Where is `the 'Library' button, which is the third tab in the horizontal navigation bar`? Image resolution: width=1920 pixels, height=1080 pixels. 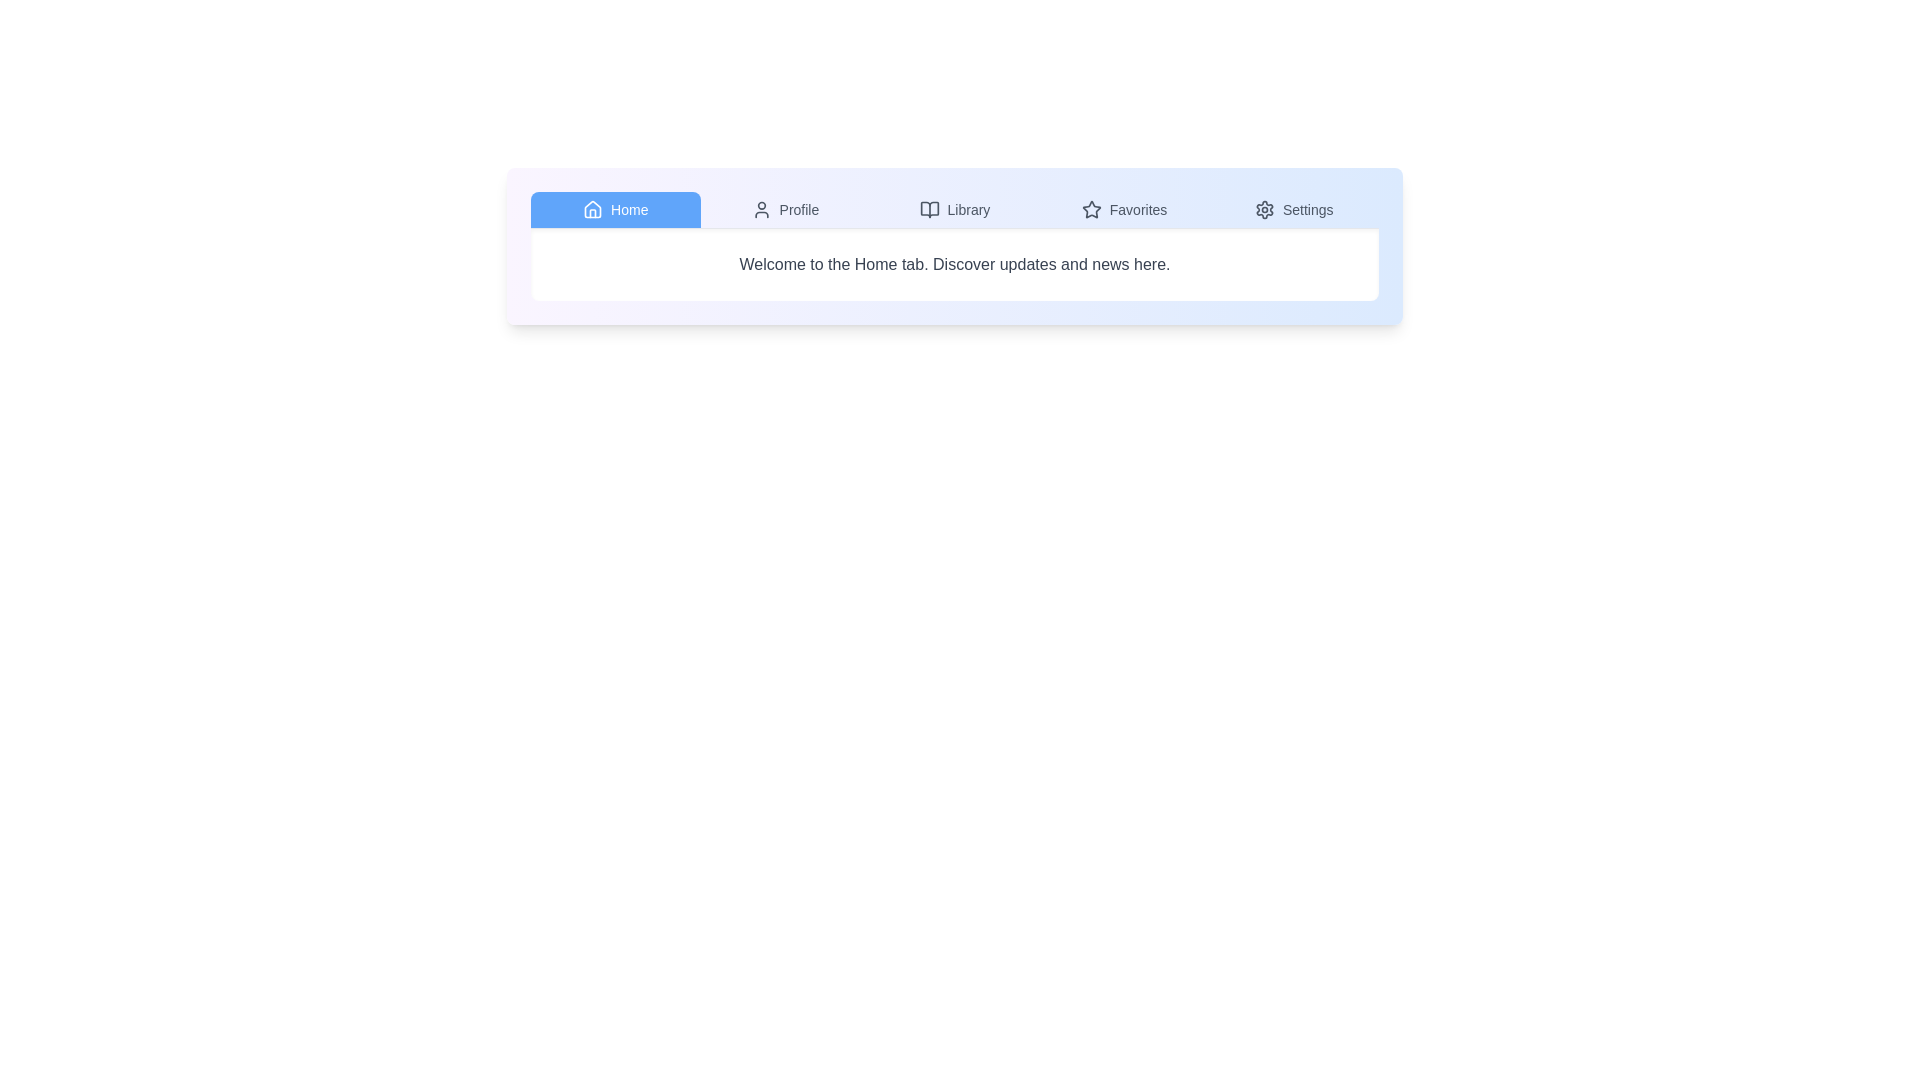 the 'Library' button, which is the third tab in the horizontal navigation bar is located at coordinates (954, 209).